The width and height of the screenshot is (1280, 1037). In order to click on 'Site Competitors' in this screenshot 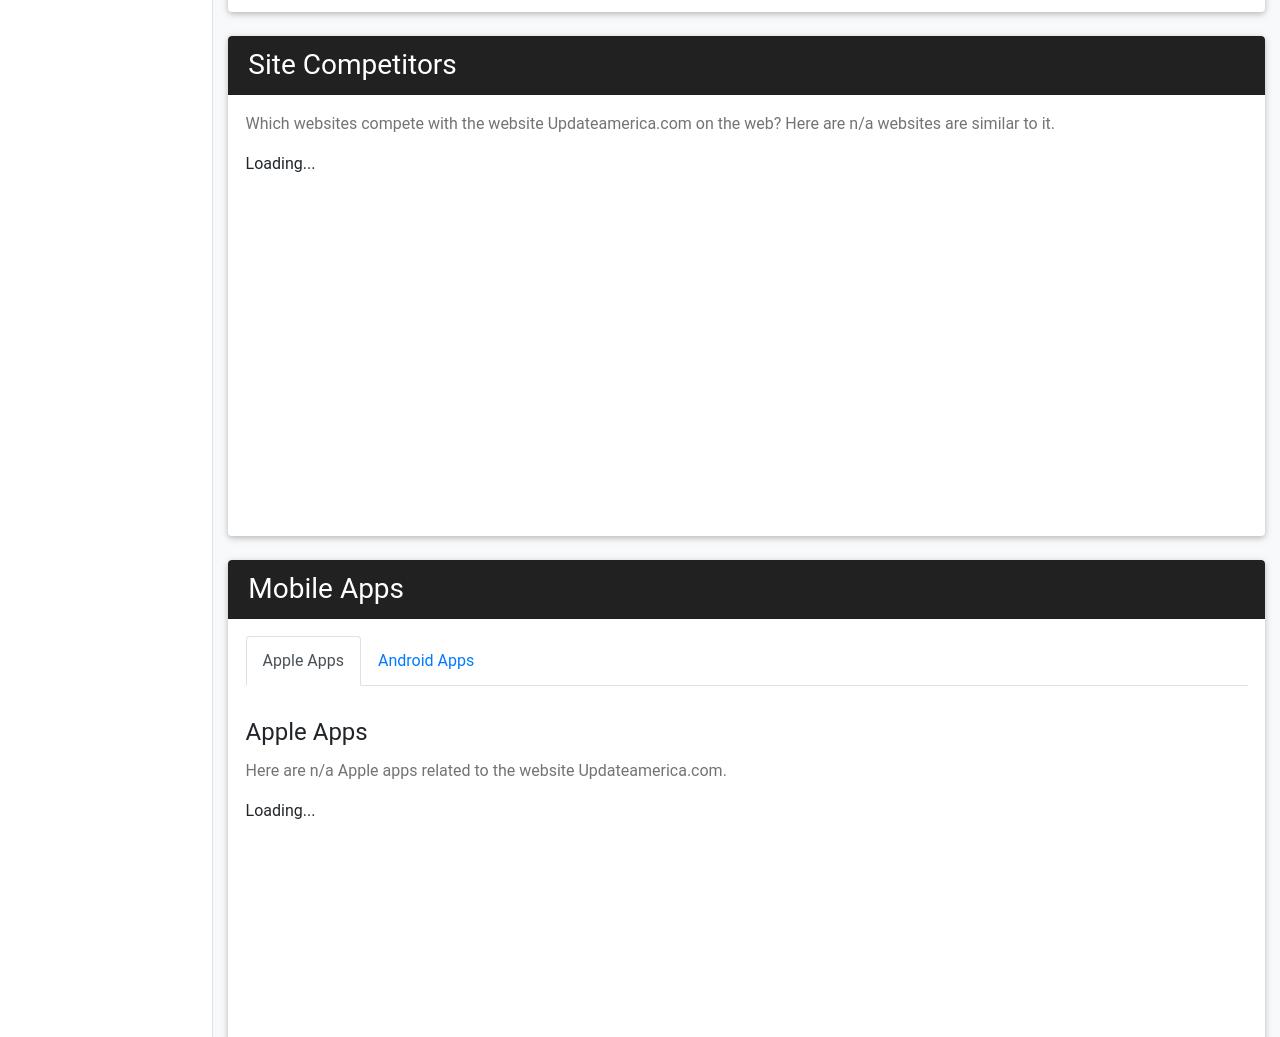, I will do `click(247, 63)`.